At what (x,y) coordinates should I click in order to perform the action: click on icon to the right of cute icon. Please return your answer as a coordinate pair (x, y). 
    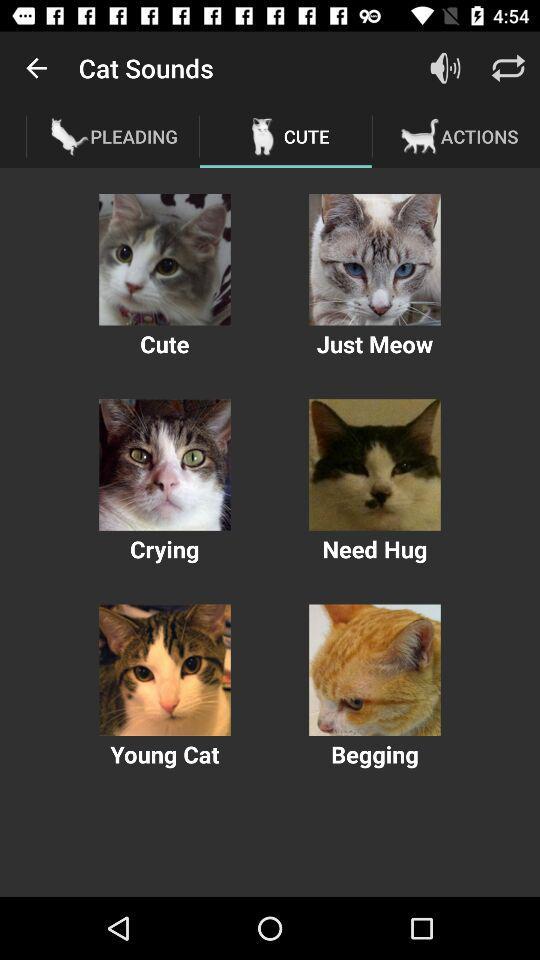
    Looking at the image, I should click on (445, 68).